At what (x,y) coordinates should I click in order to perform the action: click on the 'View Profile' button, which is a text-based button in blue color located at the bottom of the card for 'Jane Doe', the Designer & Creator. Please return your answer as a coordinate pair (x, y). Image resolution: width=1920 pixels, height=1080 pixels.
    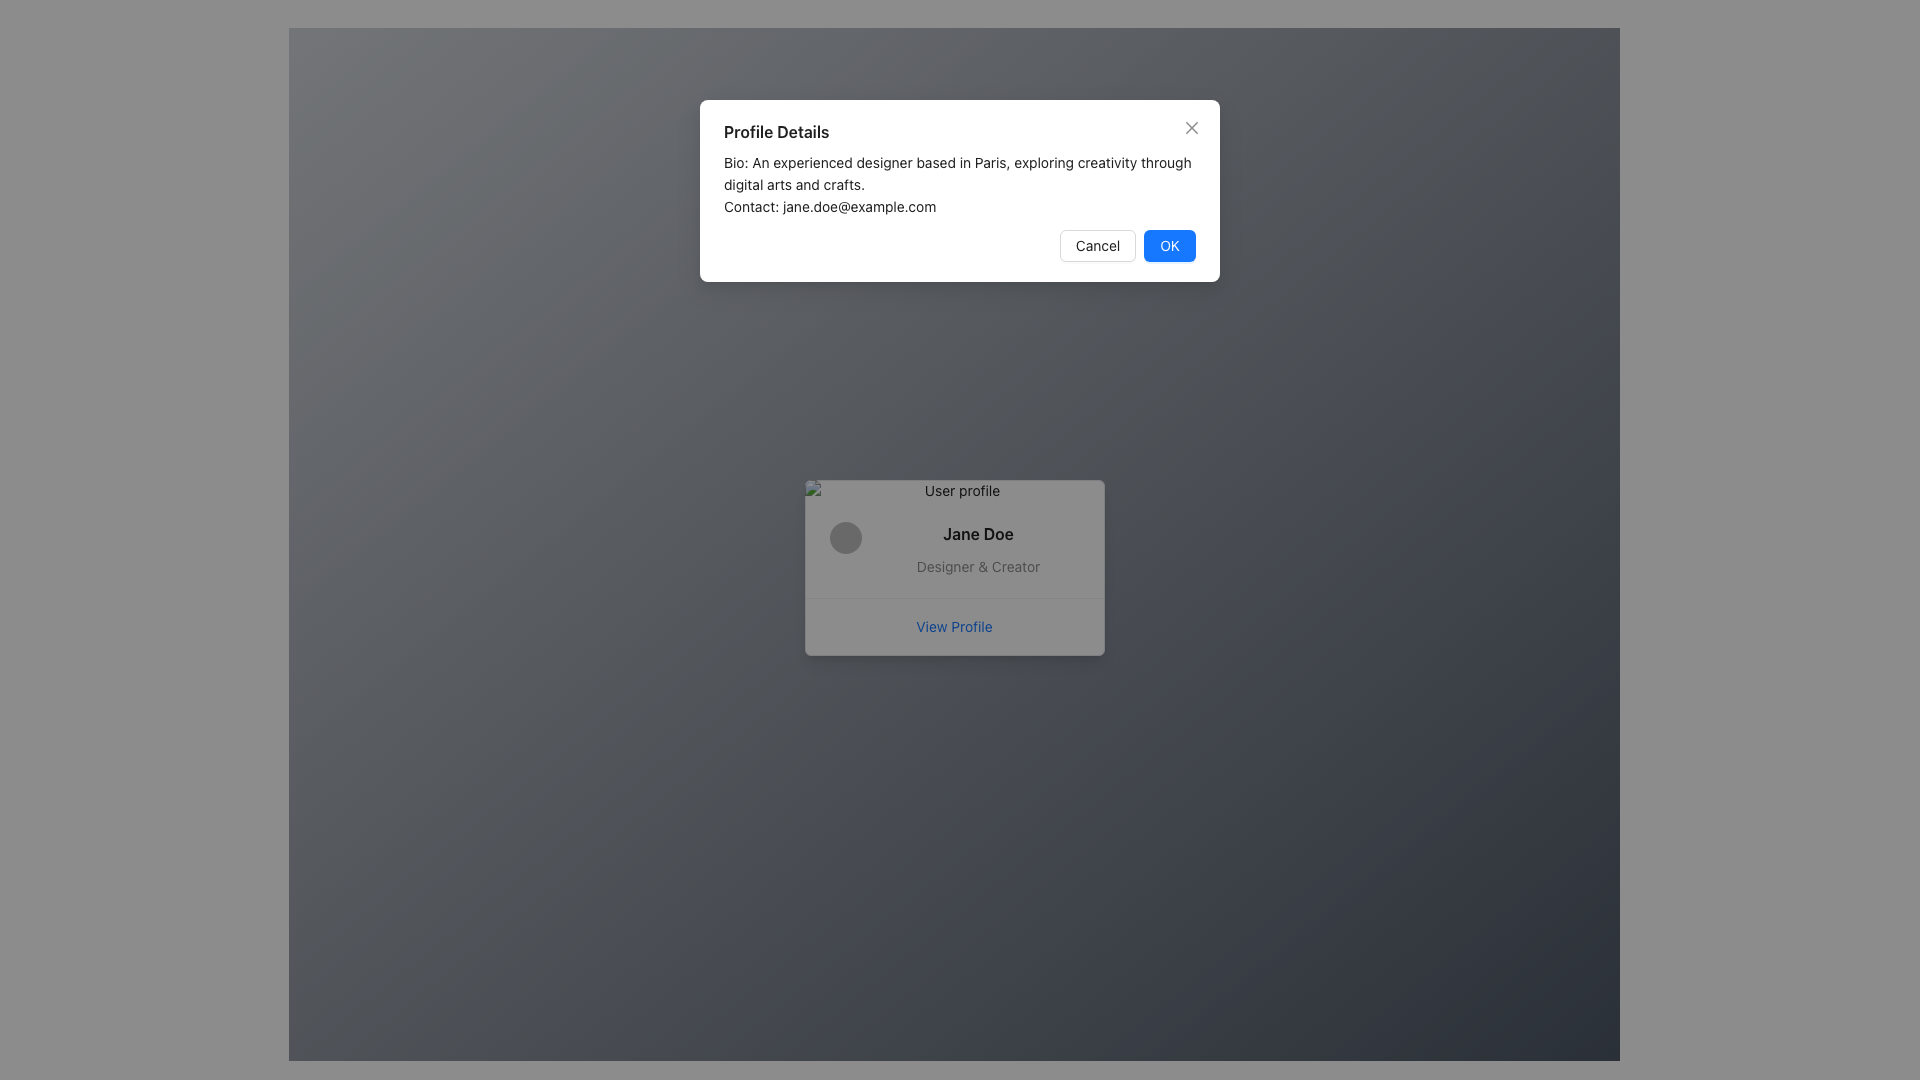
    Looking at the image, I should click on (953, 625).